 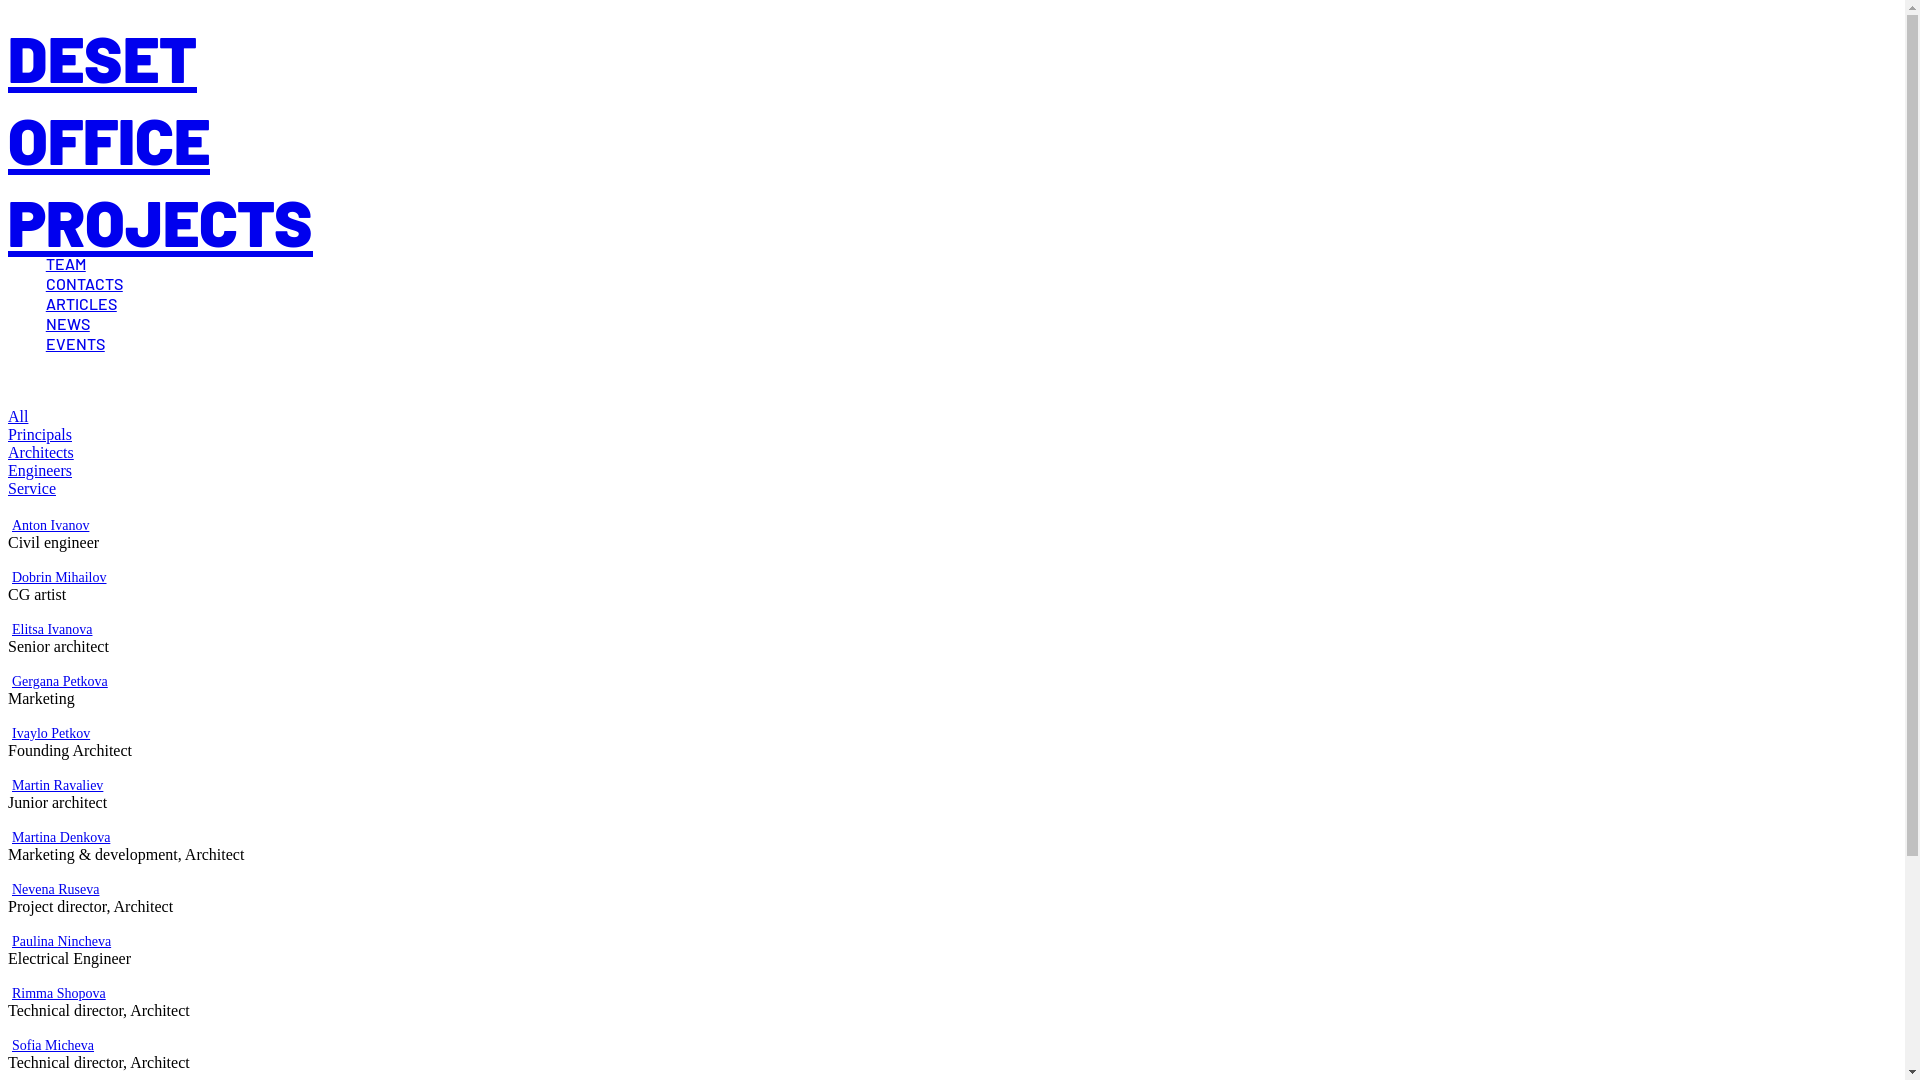 I want to click on 'Rimma Shopova', so click(x=58, y=993).